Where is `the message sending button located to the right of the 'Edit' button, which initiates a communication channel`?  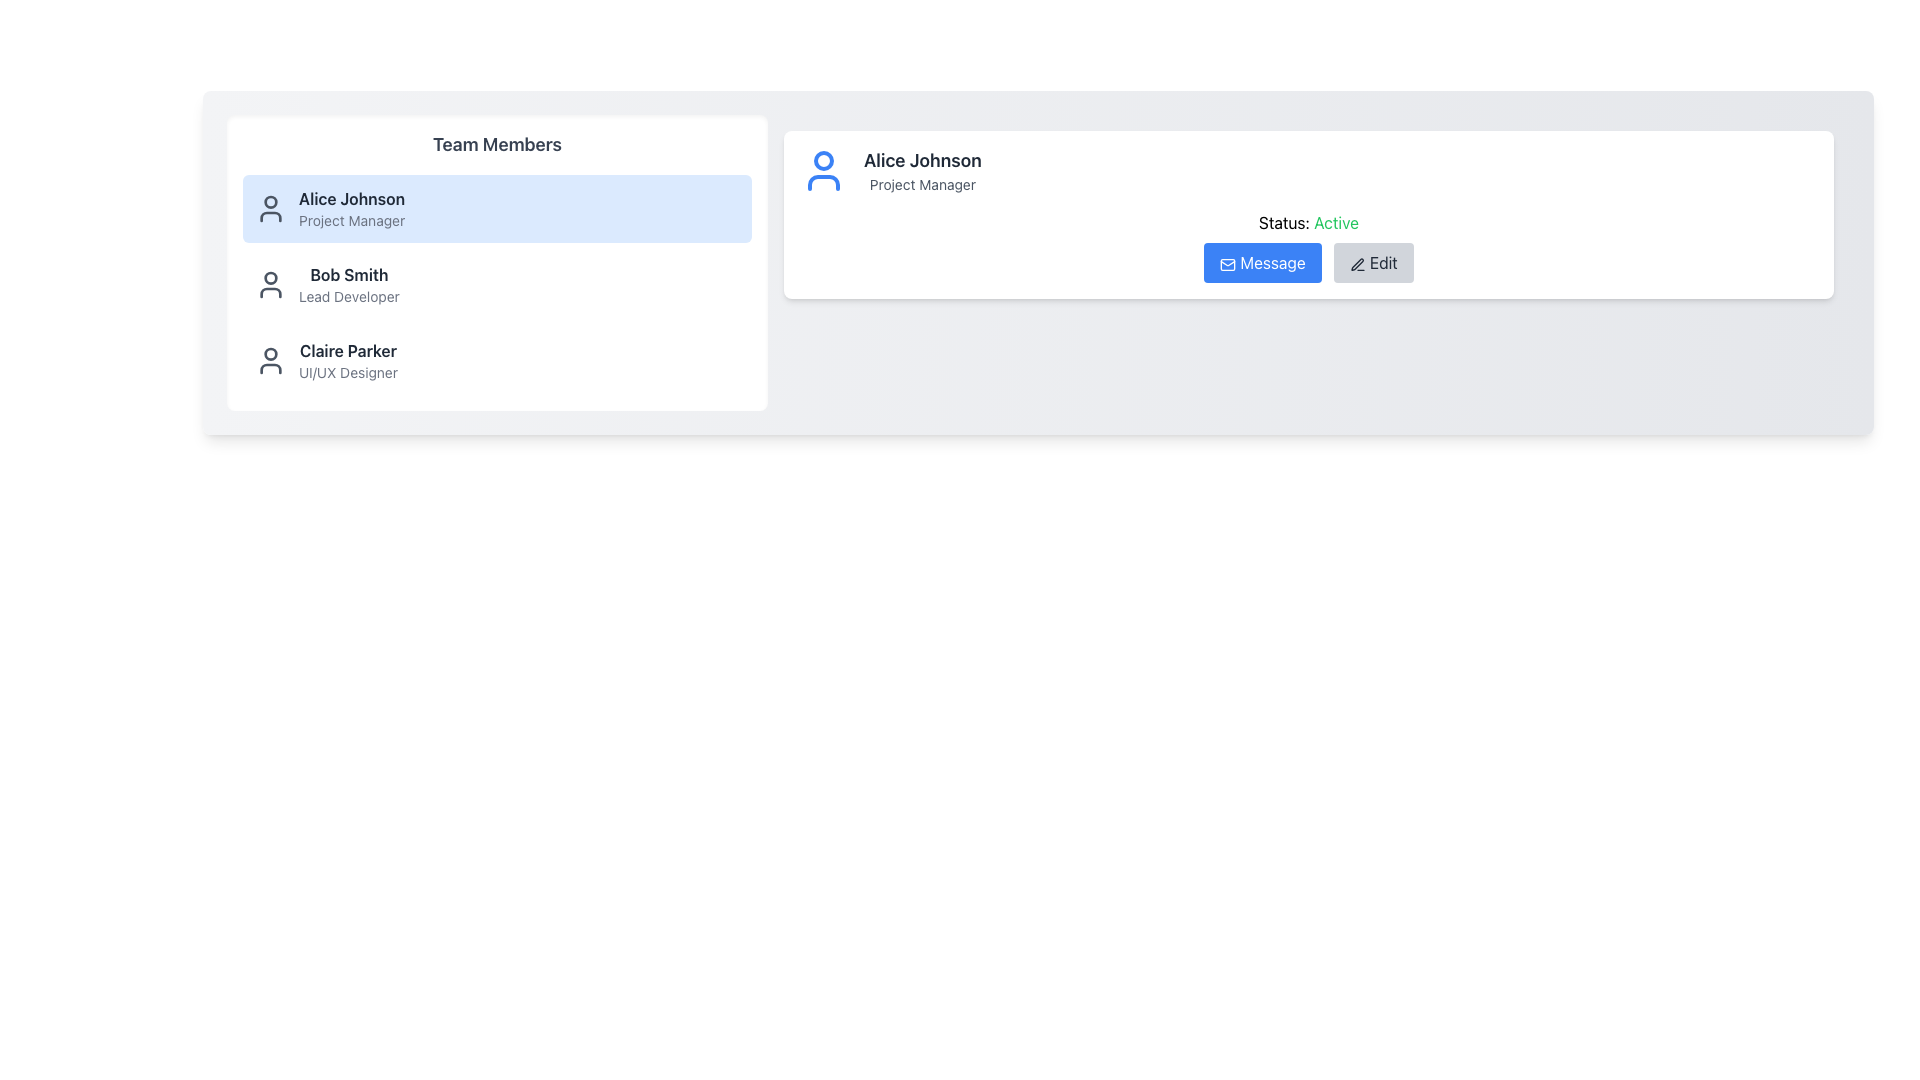
the message sending button located to the right of the 'Edit' button, which initiates a communication channel is located at coordinates (1261, 261).